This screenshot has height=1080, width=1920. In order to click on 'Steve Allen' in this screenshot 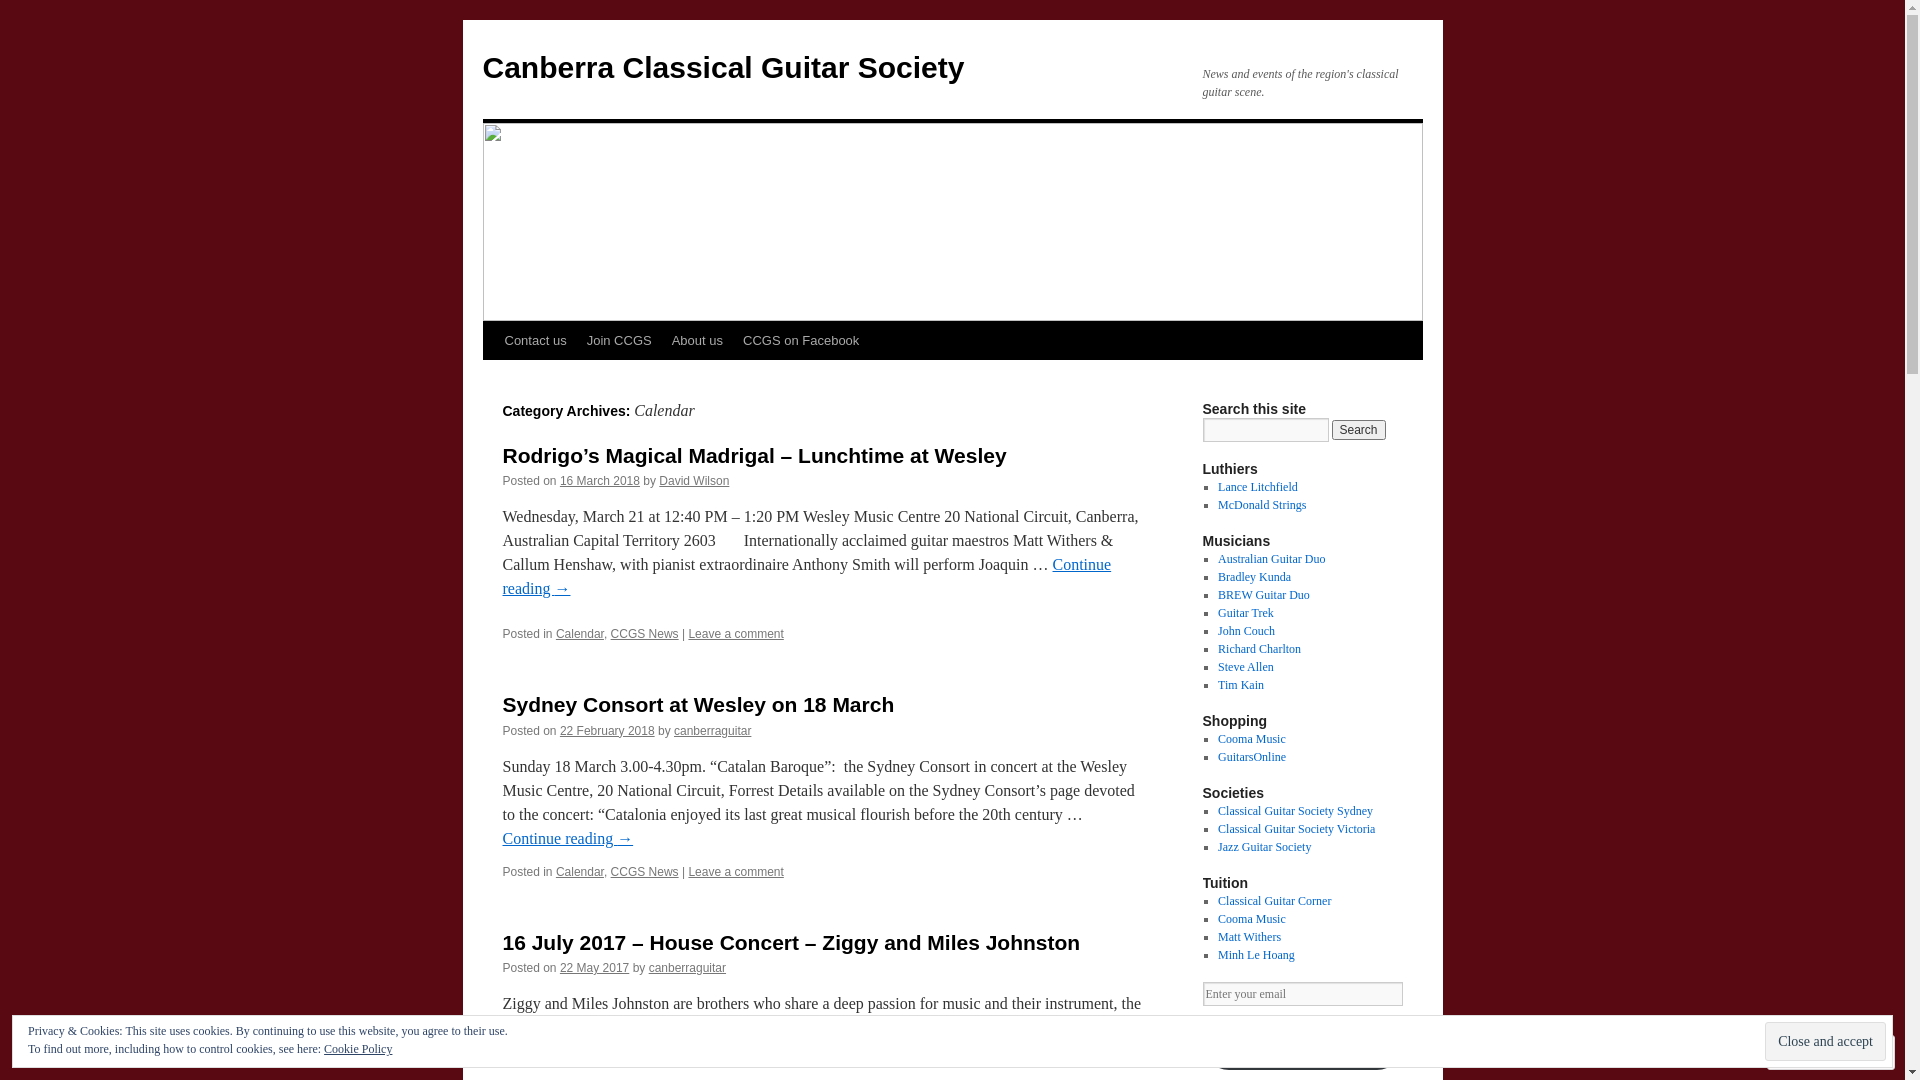, I will do `click(1245, 667)`.